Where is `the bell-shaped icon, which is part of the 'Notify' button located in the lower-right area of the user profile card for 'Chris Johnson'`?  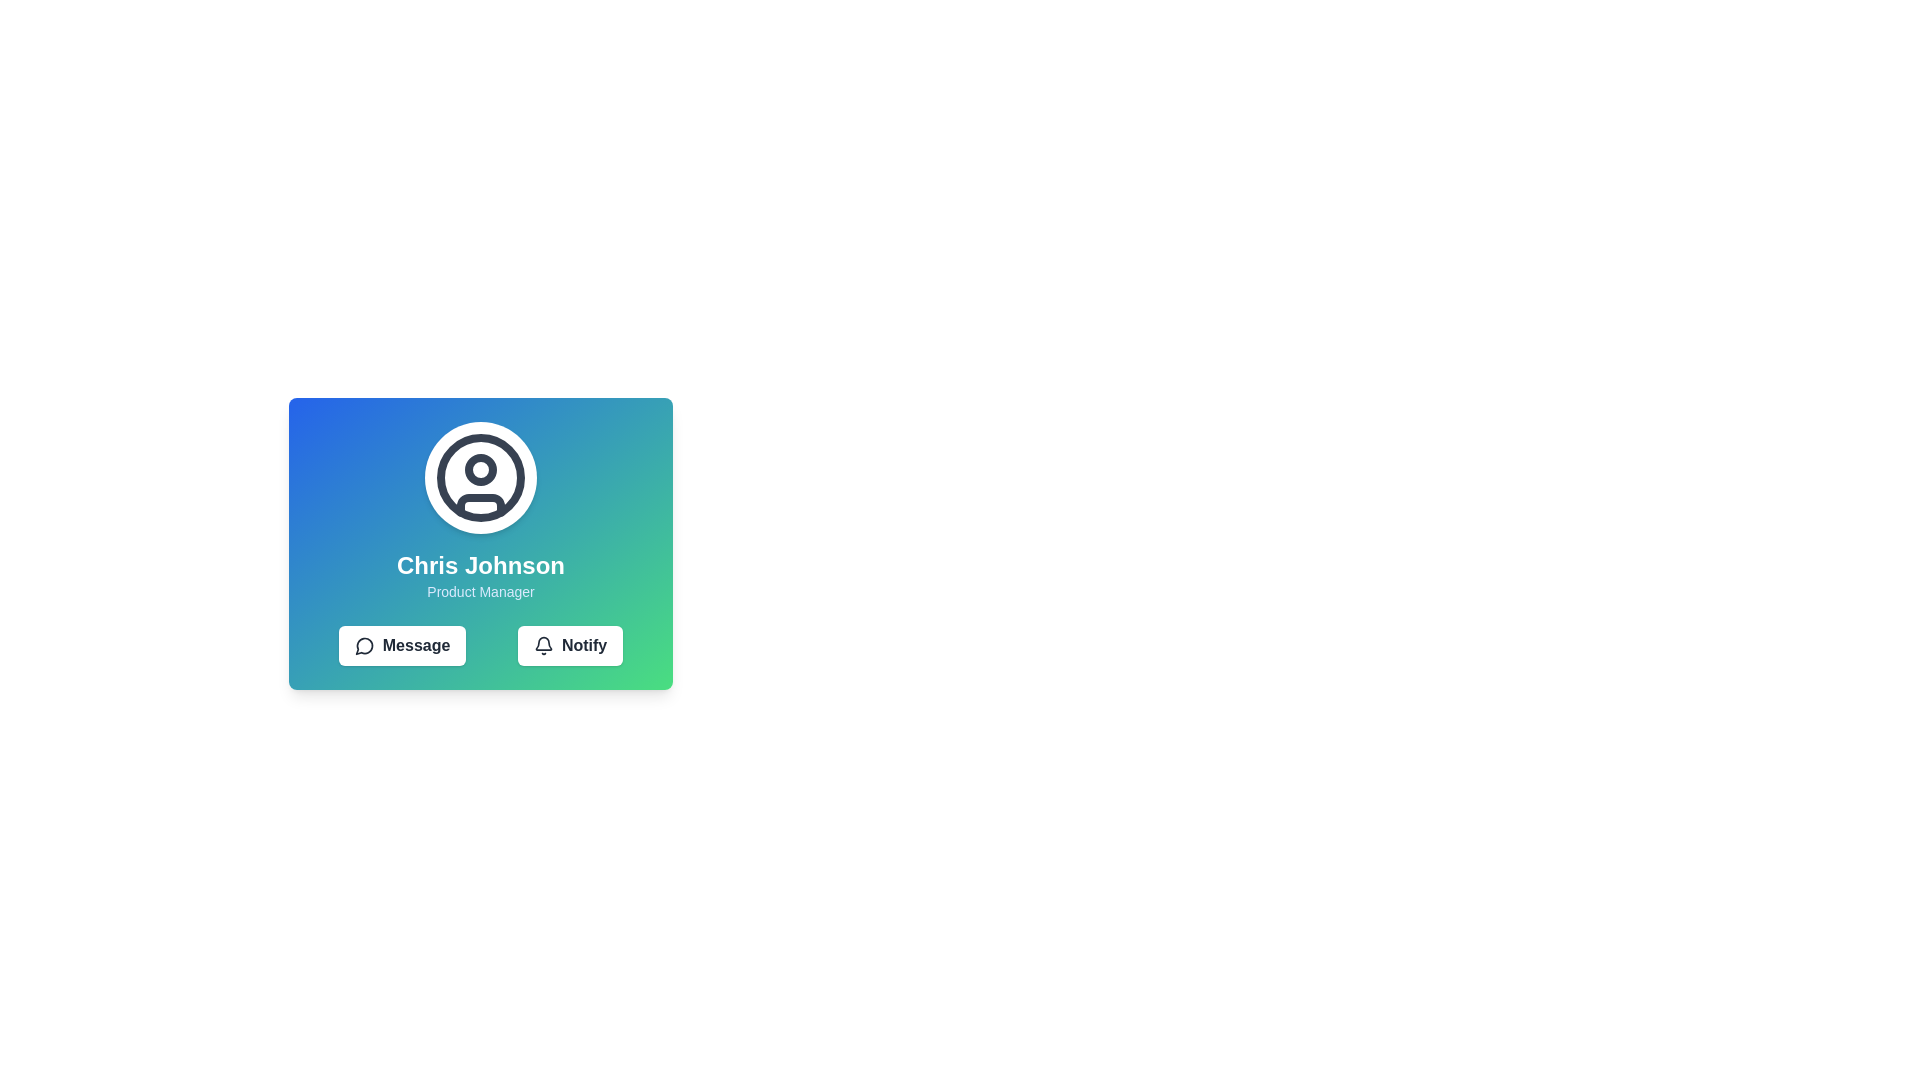
the bell-shaped icon, which is part of the 'Notify' button located in the lower-right area of the user profile card for 'Chris Johnson' is located at coordinates (543, 645).